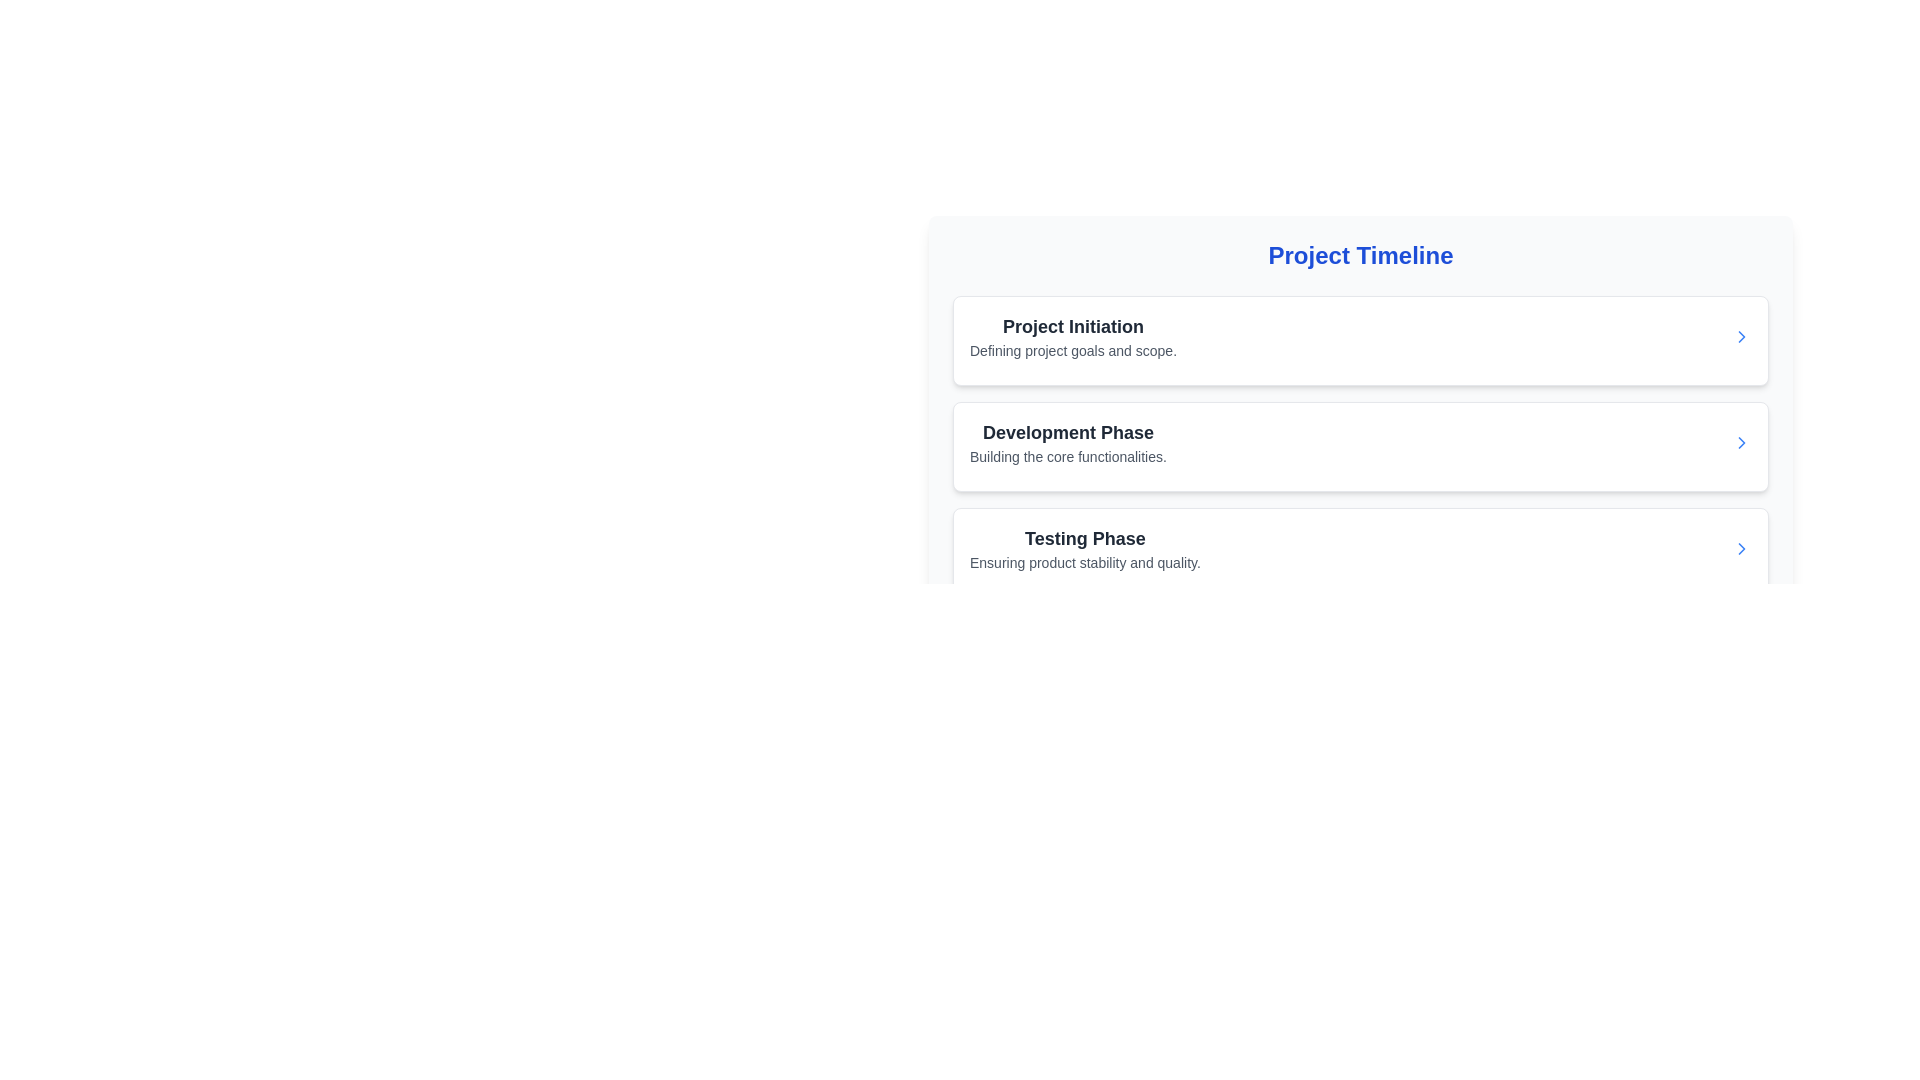 This screenshot has height=1080, width=1920. What do you see at coordinates (1741, 442) in the screenshot?
I see `the forward action icon located at the end of the second list item in the vertical sequence, indicating interactivity` at bounding box center [1741, 442].